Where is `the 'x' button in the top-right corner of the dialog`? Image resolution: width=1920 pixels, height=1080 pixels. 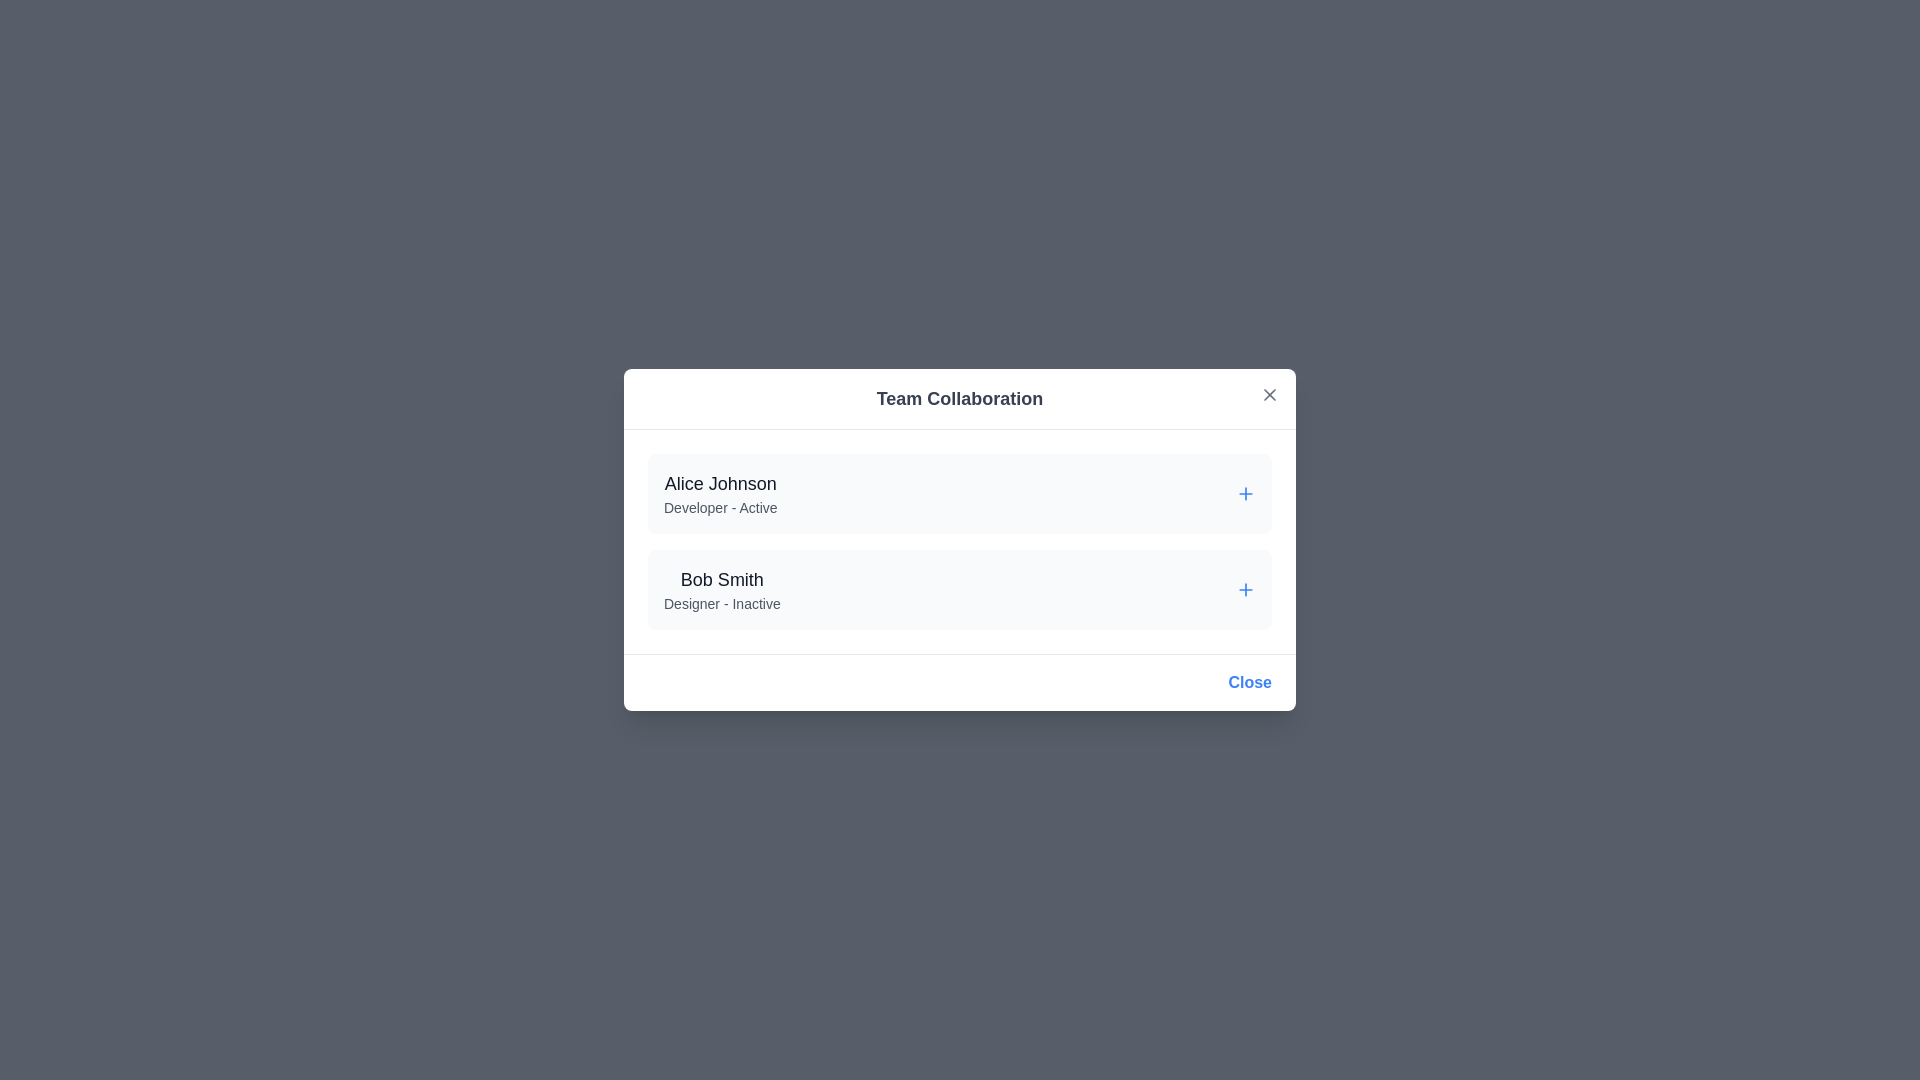
the 'x' button in the top-right corner of the dialog is located at coordinates (1269, 394).